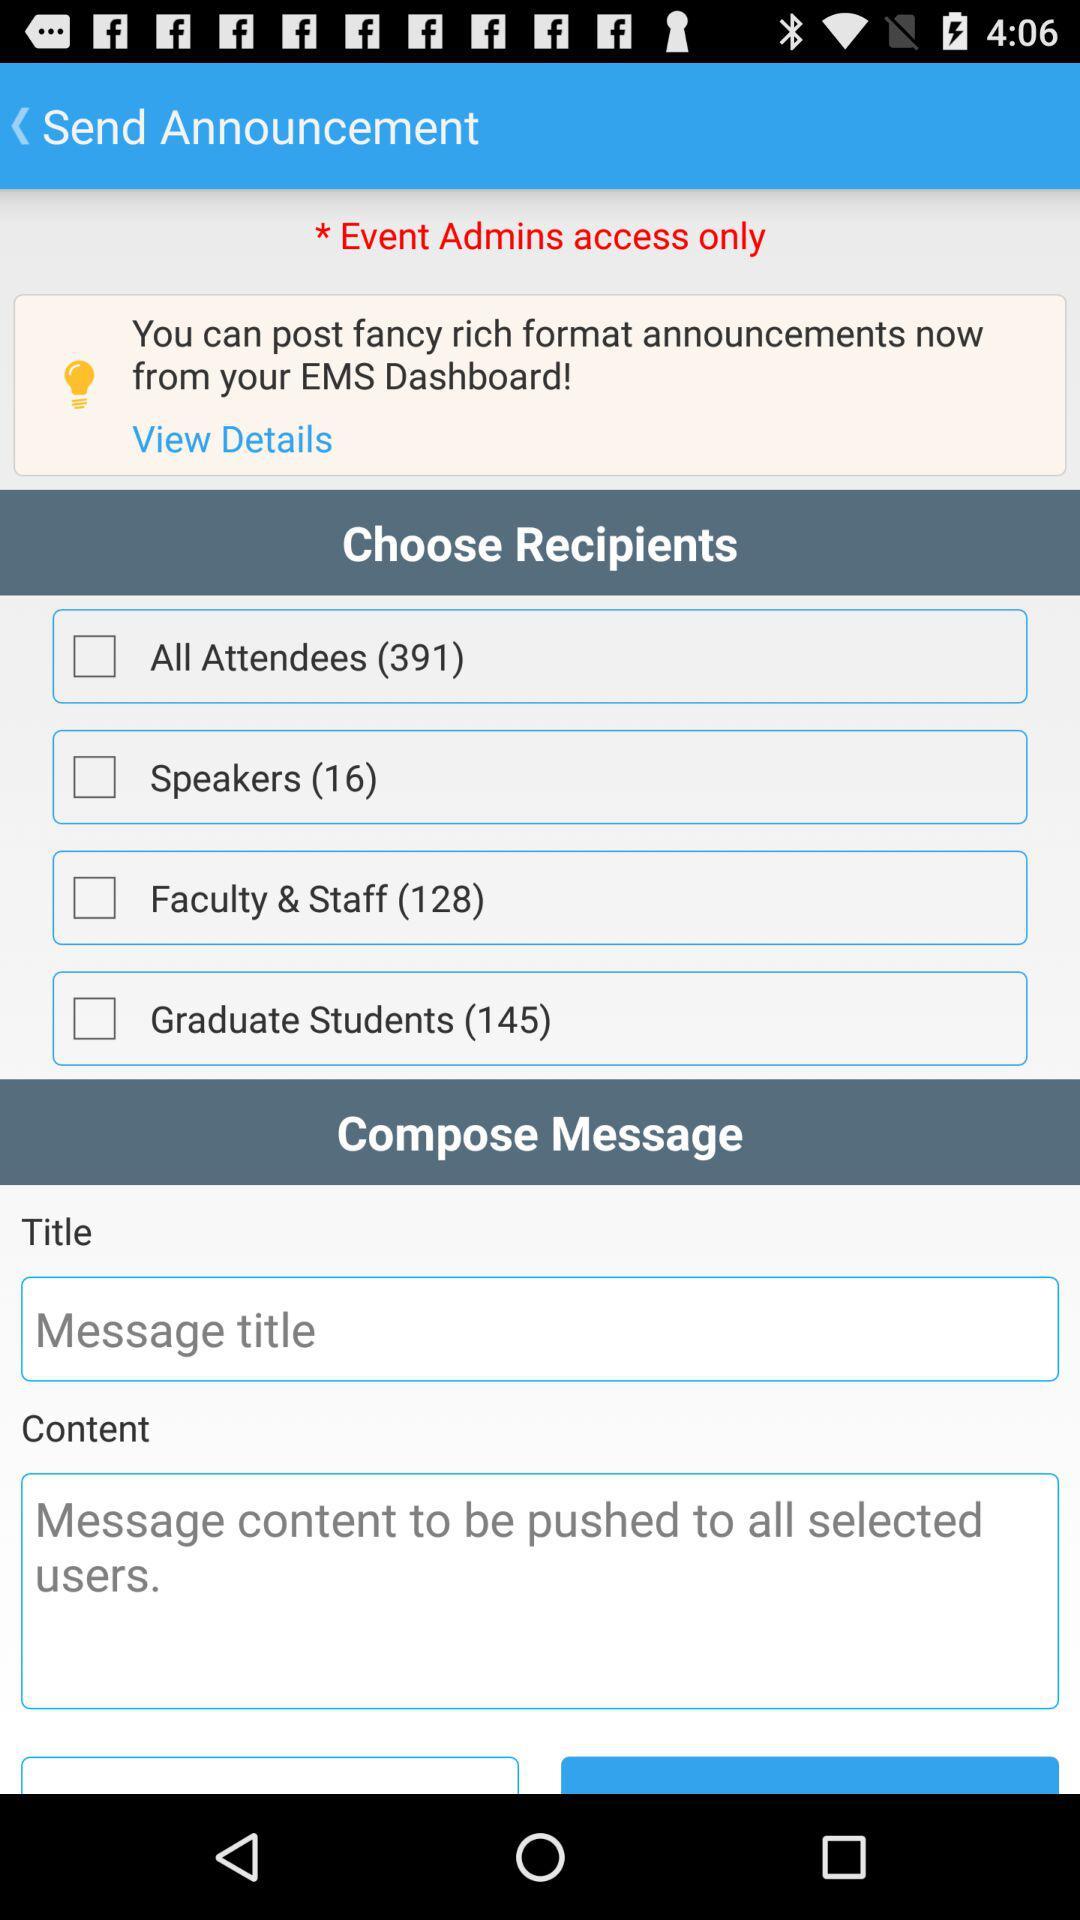 The height and width of the screenshot is (1920, 1080). Describe the element at coordinates (94, 896) in the screenshot. I see `choose faculty and staff for email` at that location.